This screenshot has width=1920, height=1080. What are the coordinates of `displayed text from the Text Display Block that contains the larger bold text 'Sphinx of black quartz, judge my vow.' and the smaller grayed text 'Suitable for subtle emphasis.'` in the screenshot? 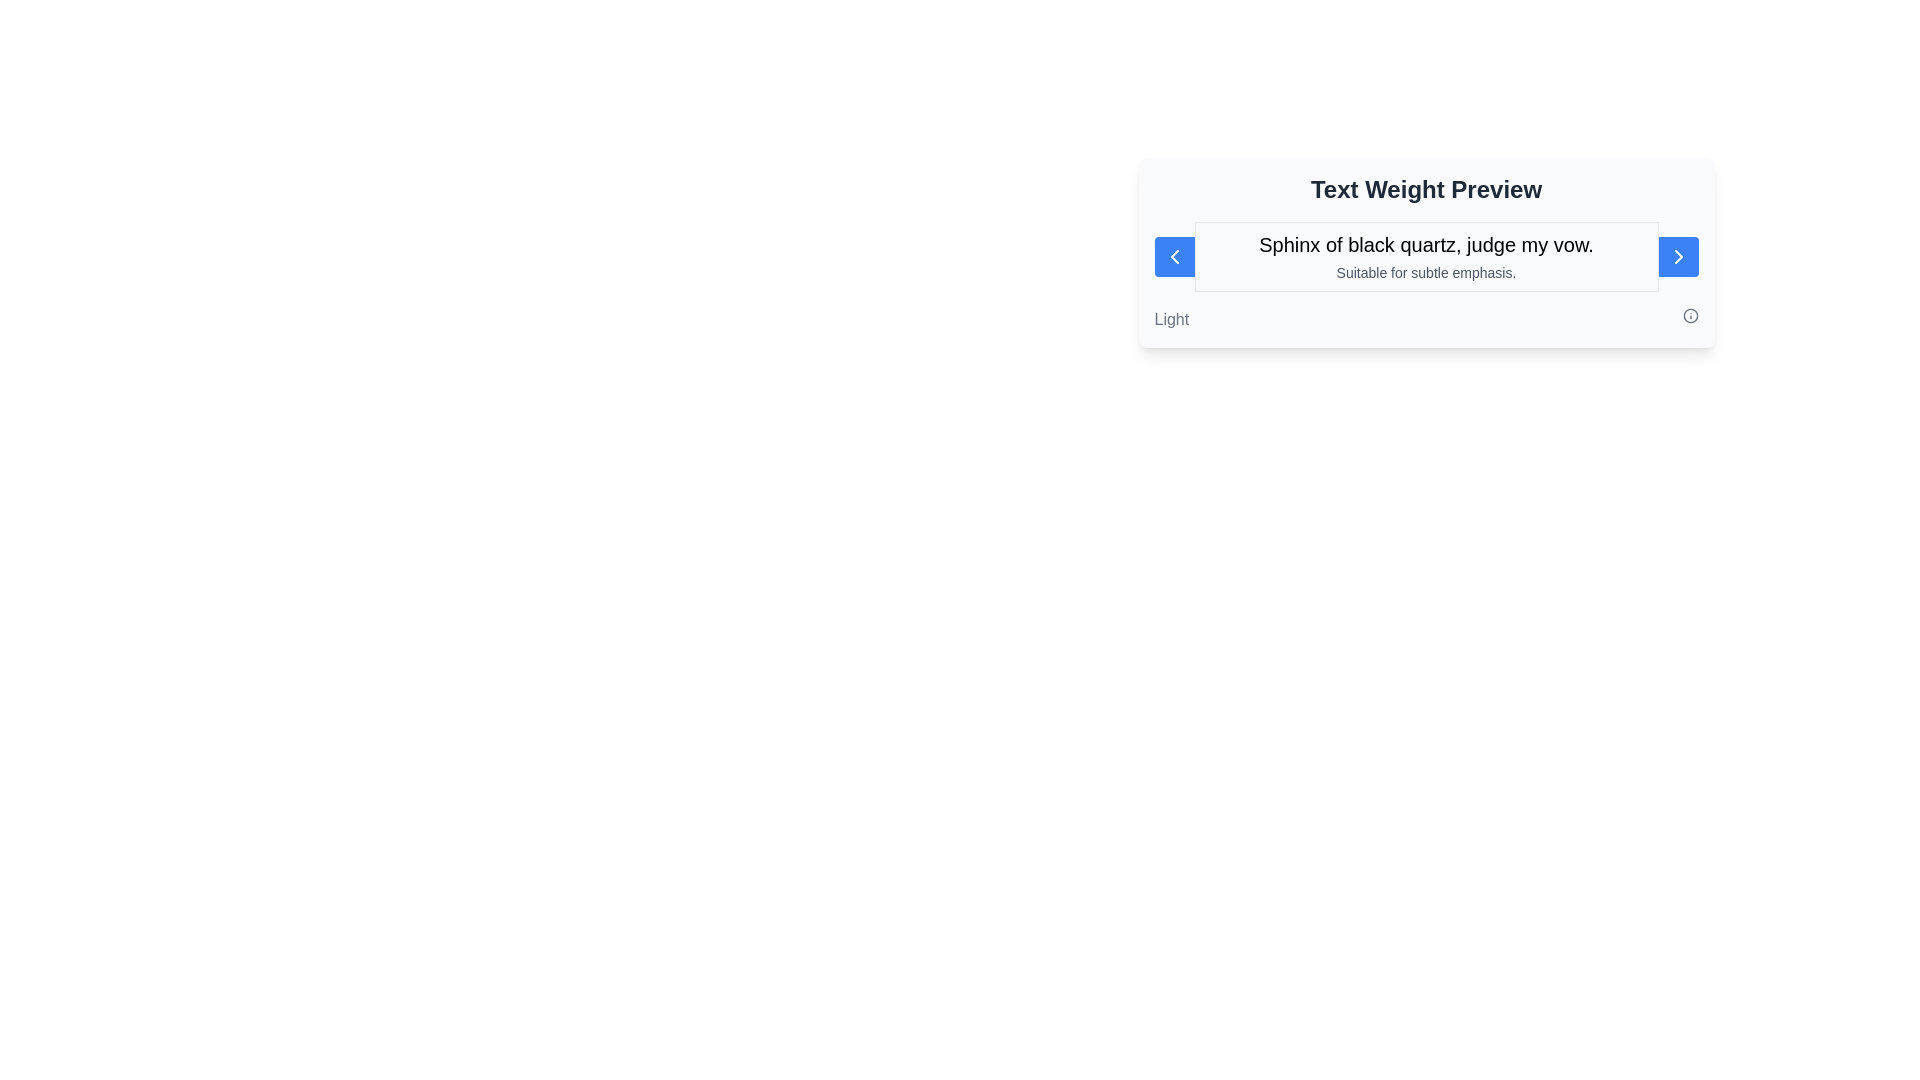 It's located at (1425, 256).